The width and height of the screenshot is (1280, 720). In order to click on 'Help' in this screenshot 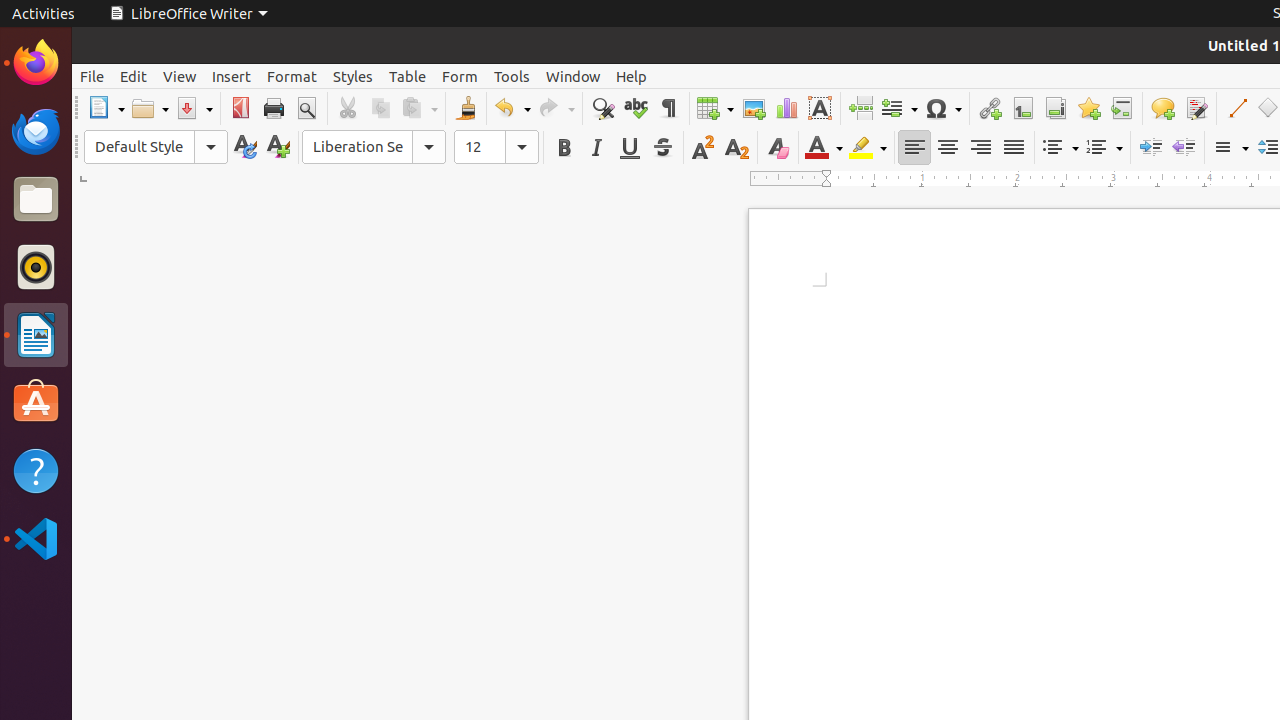, I will do `click(630, 75)`.